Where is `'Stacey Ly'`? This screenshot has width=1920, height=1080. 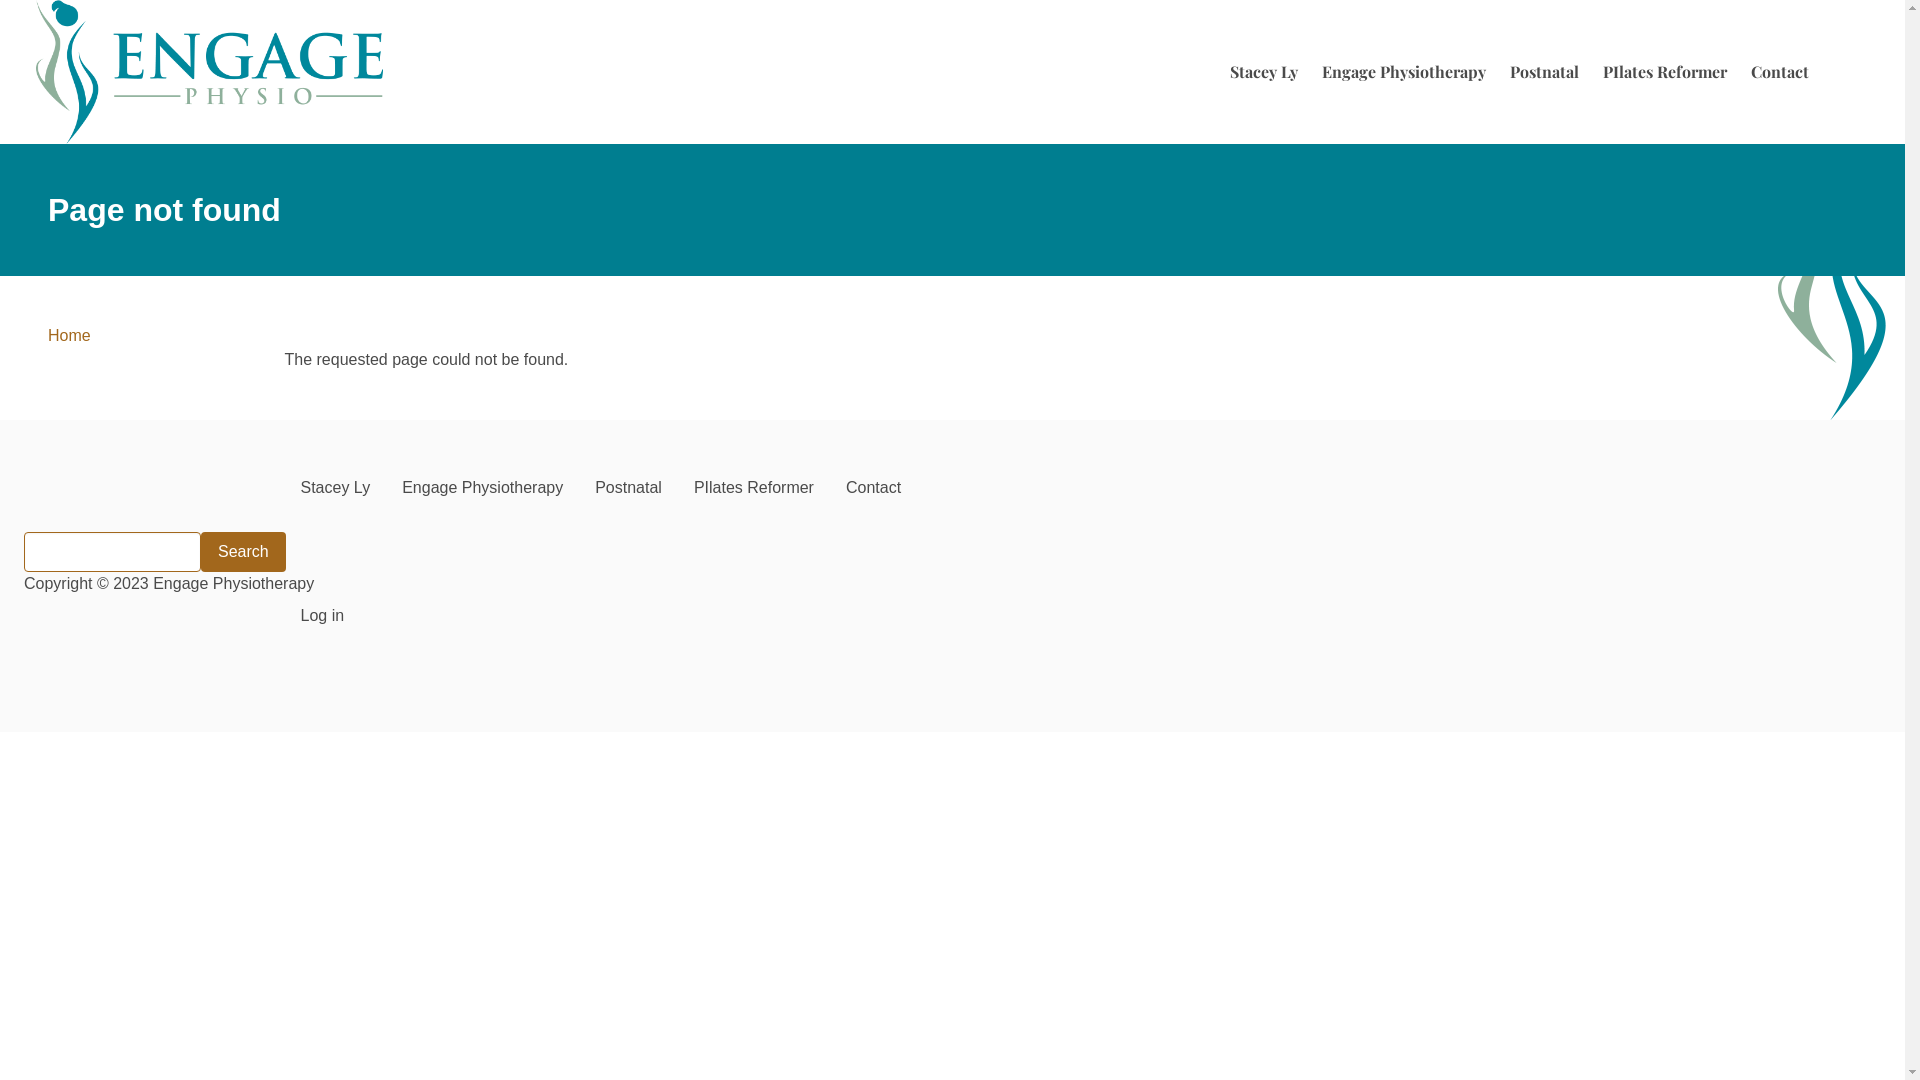 'Stacey Ly' is located at coordinates (1262, 71).